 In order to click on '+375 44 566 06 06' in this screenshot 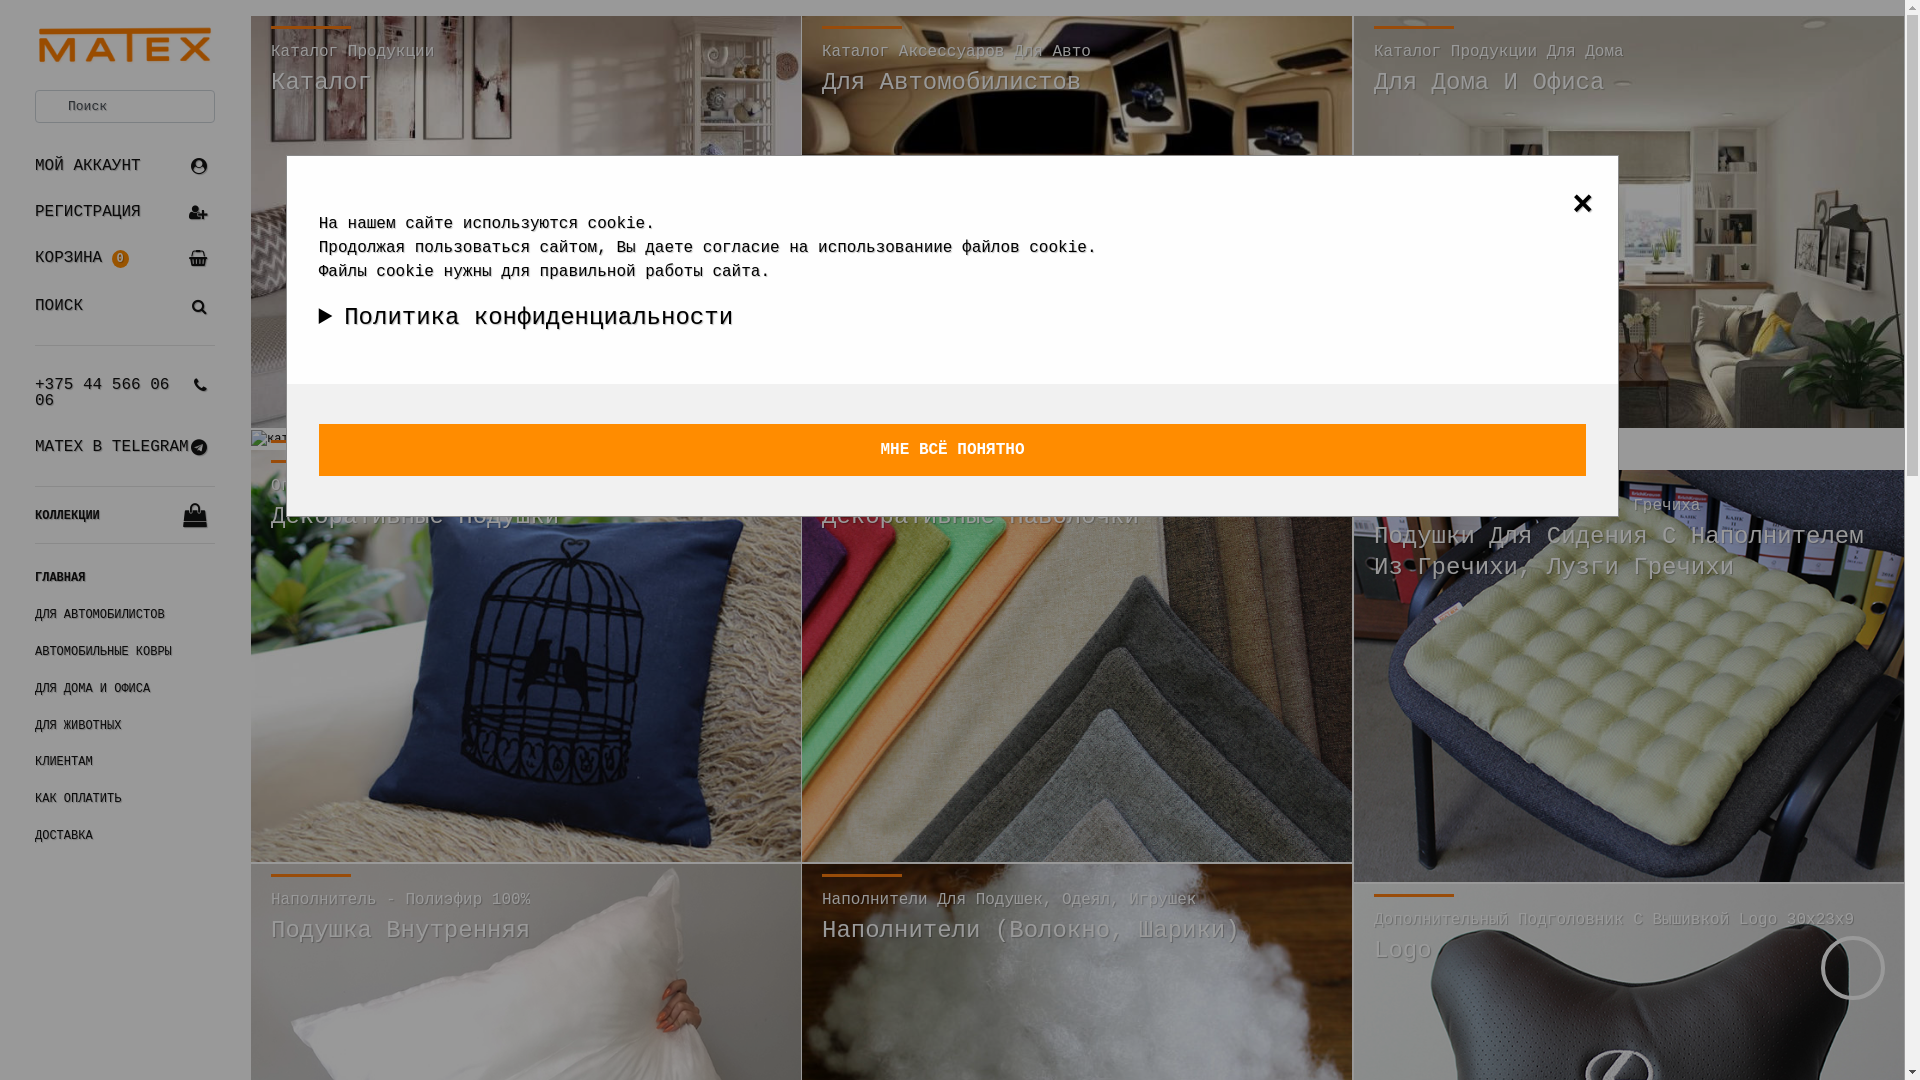, I will do `click(123, 393)`.